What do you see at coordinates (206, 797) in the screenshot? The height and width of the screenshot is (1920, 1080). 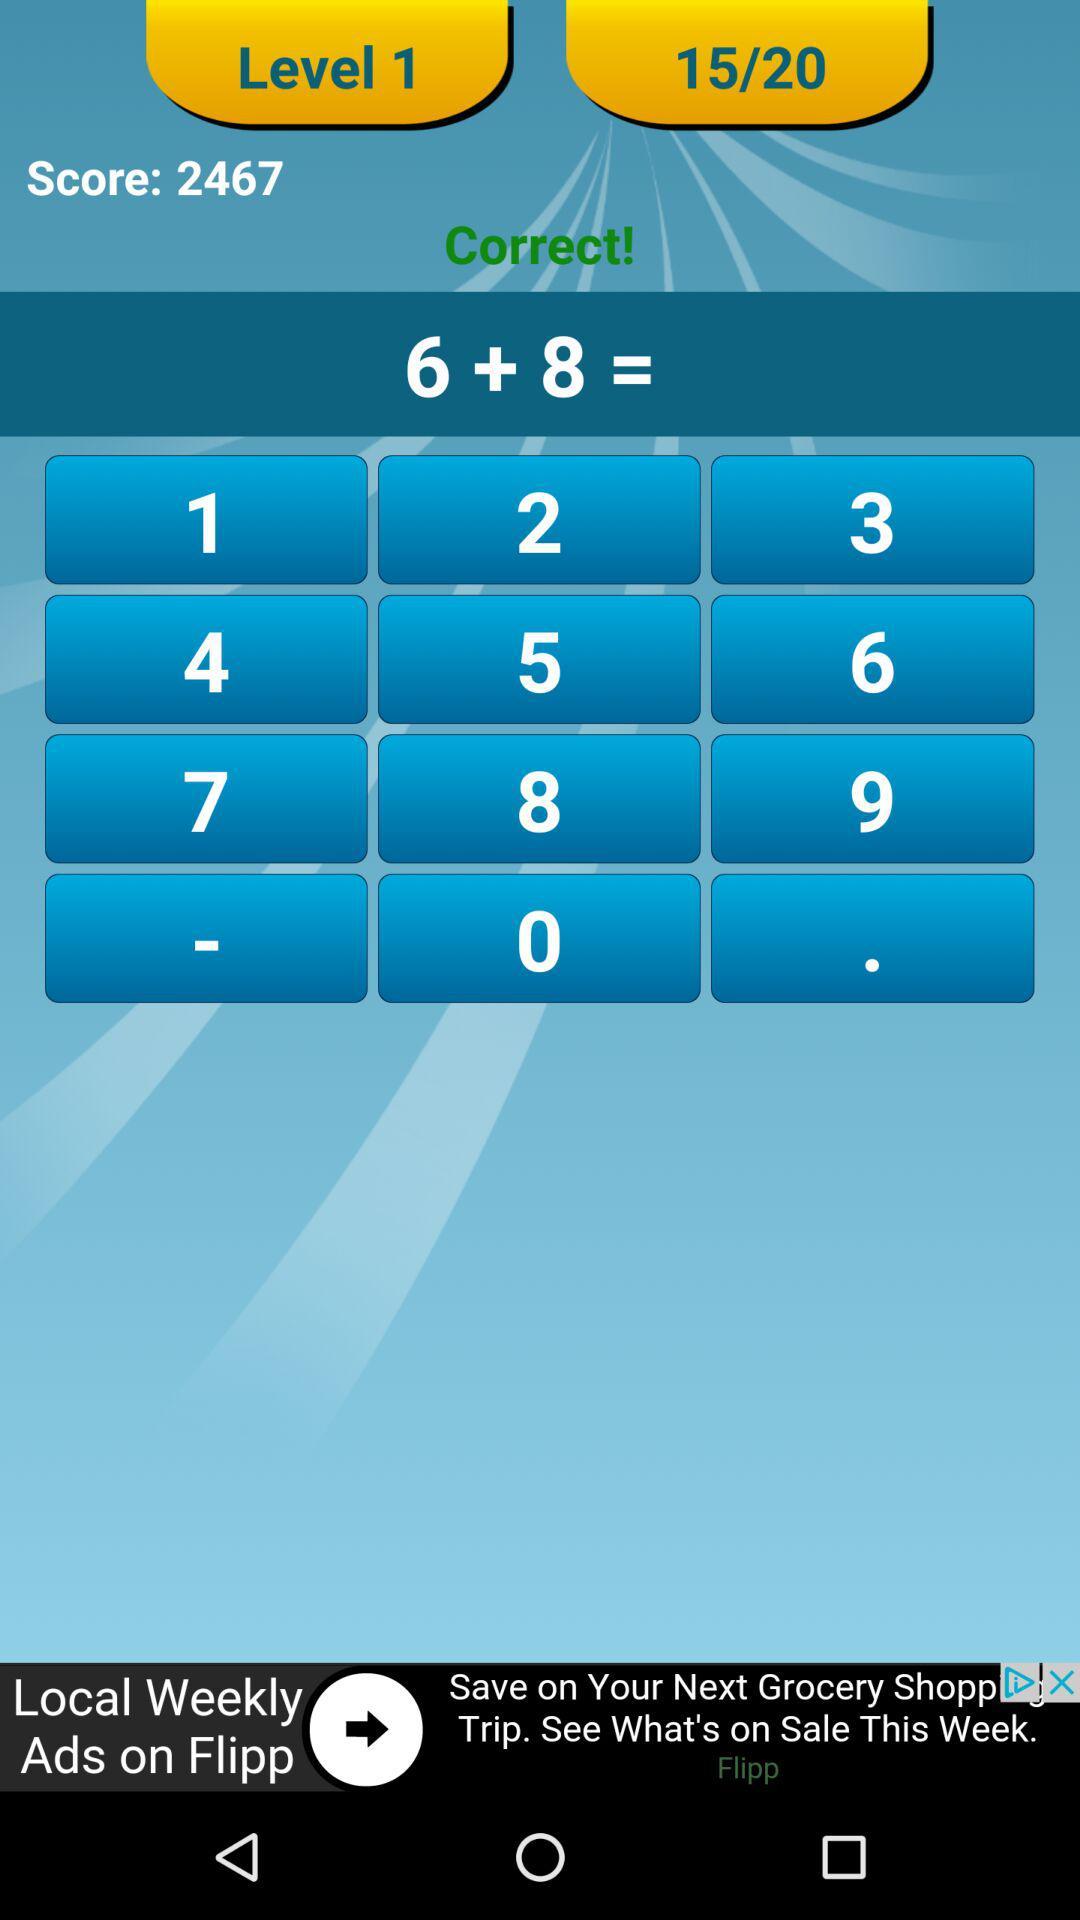 I see `item next to 5 item` at bounding box center [206, 797].